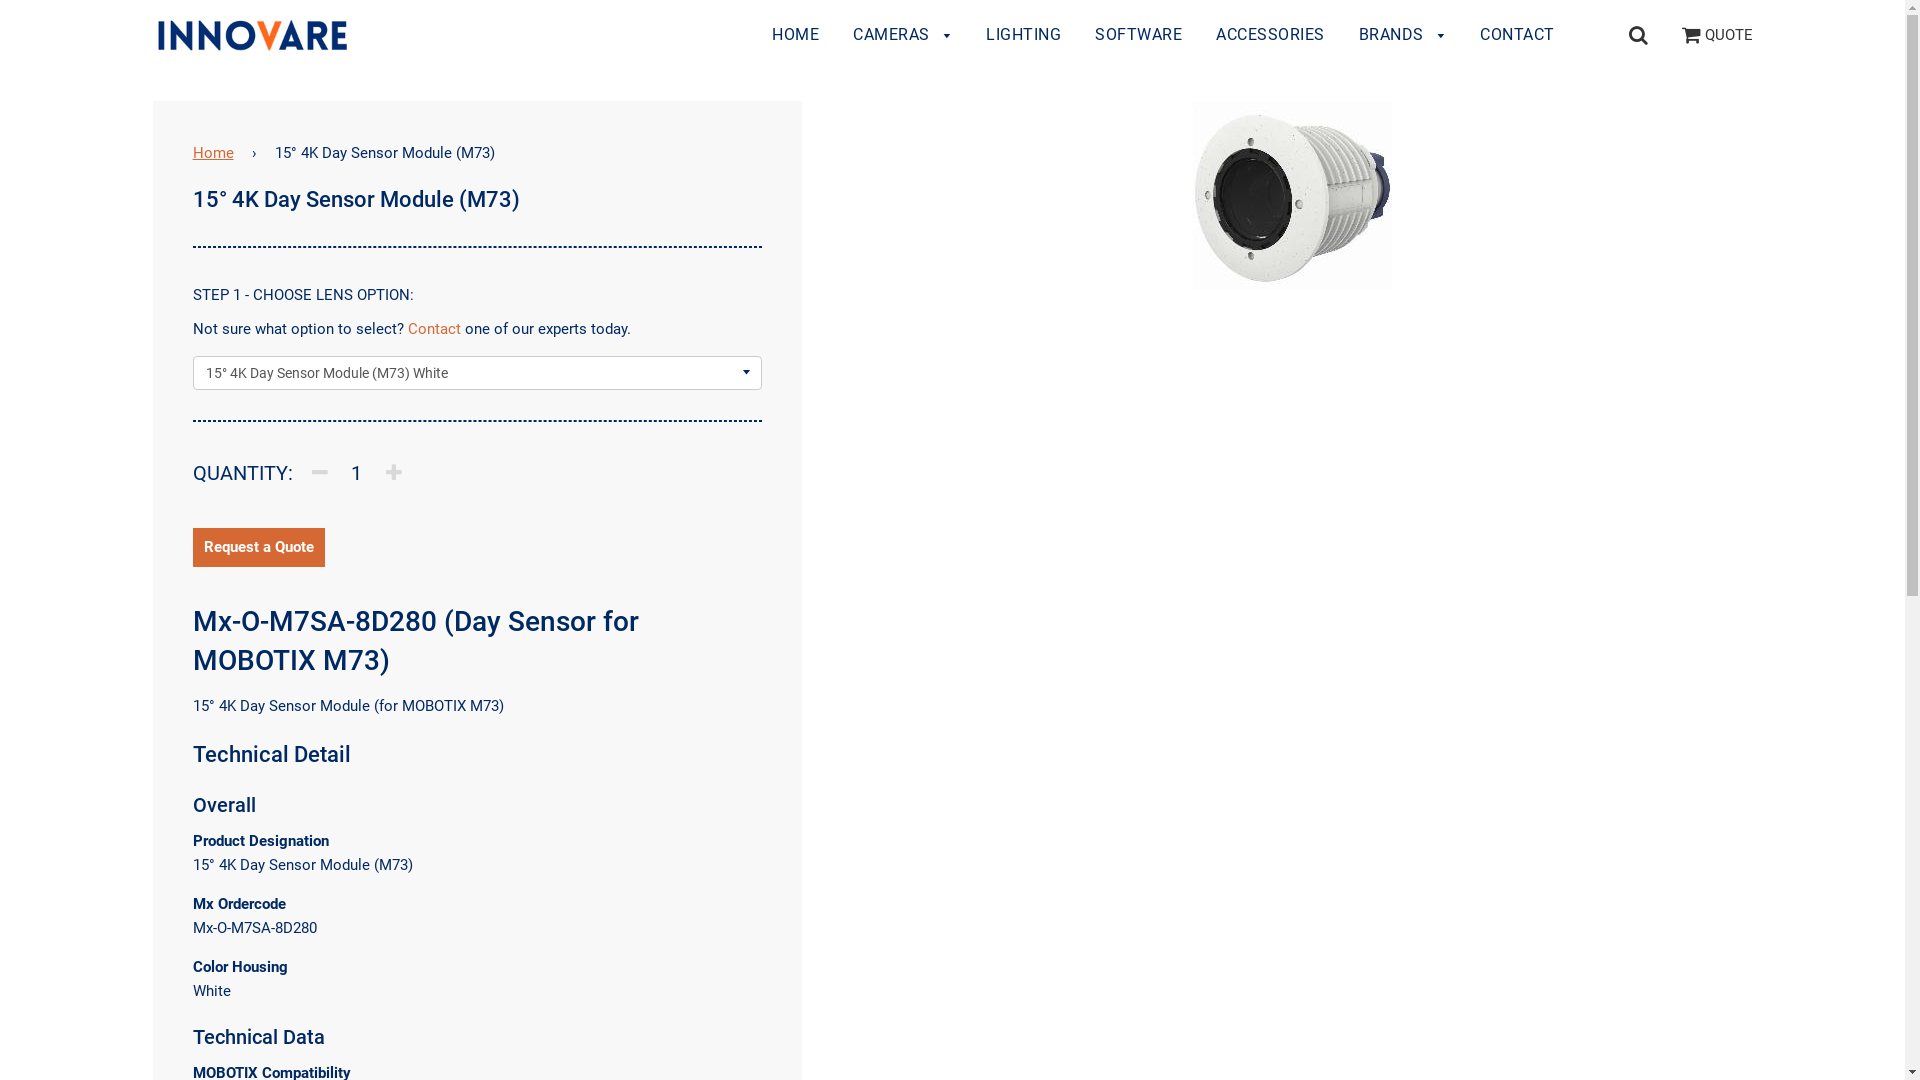 This screenshot has height=1080, width=1920. What do you see at coordinates (216, 152) in the screenshot?
I see `'Home'` at bounding box center [216, 152].